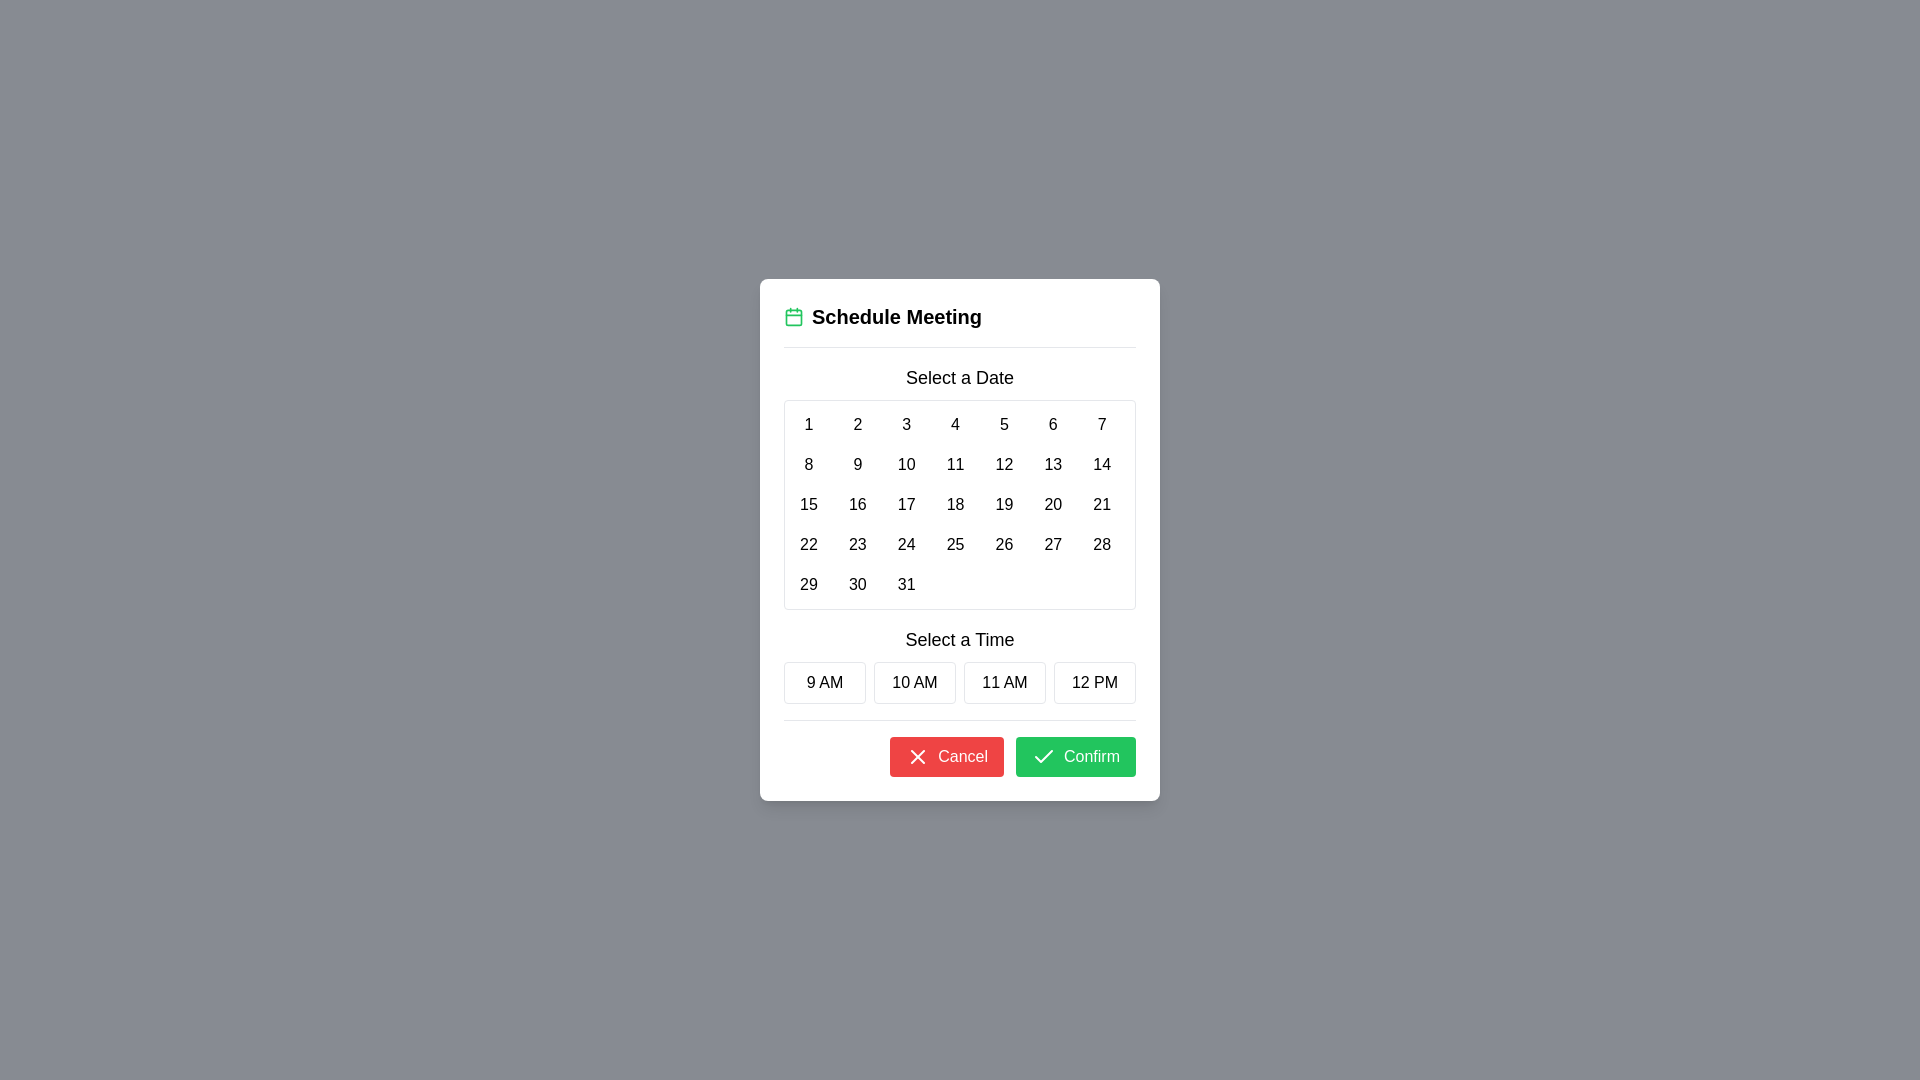 This screenshot has width=1920, height=1080. Describe the element at coordinates (1074, 756) in the screenshot. I see `the confirm button located at the bottom-right corner of the dialog box to finalize the operation or selection` at that location.